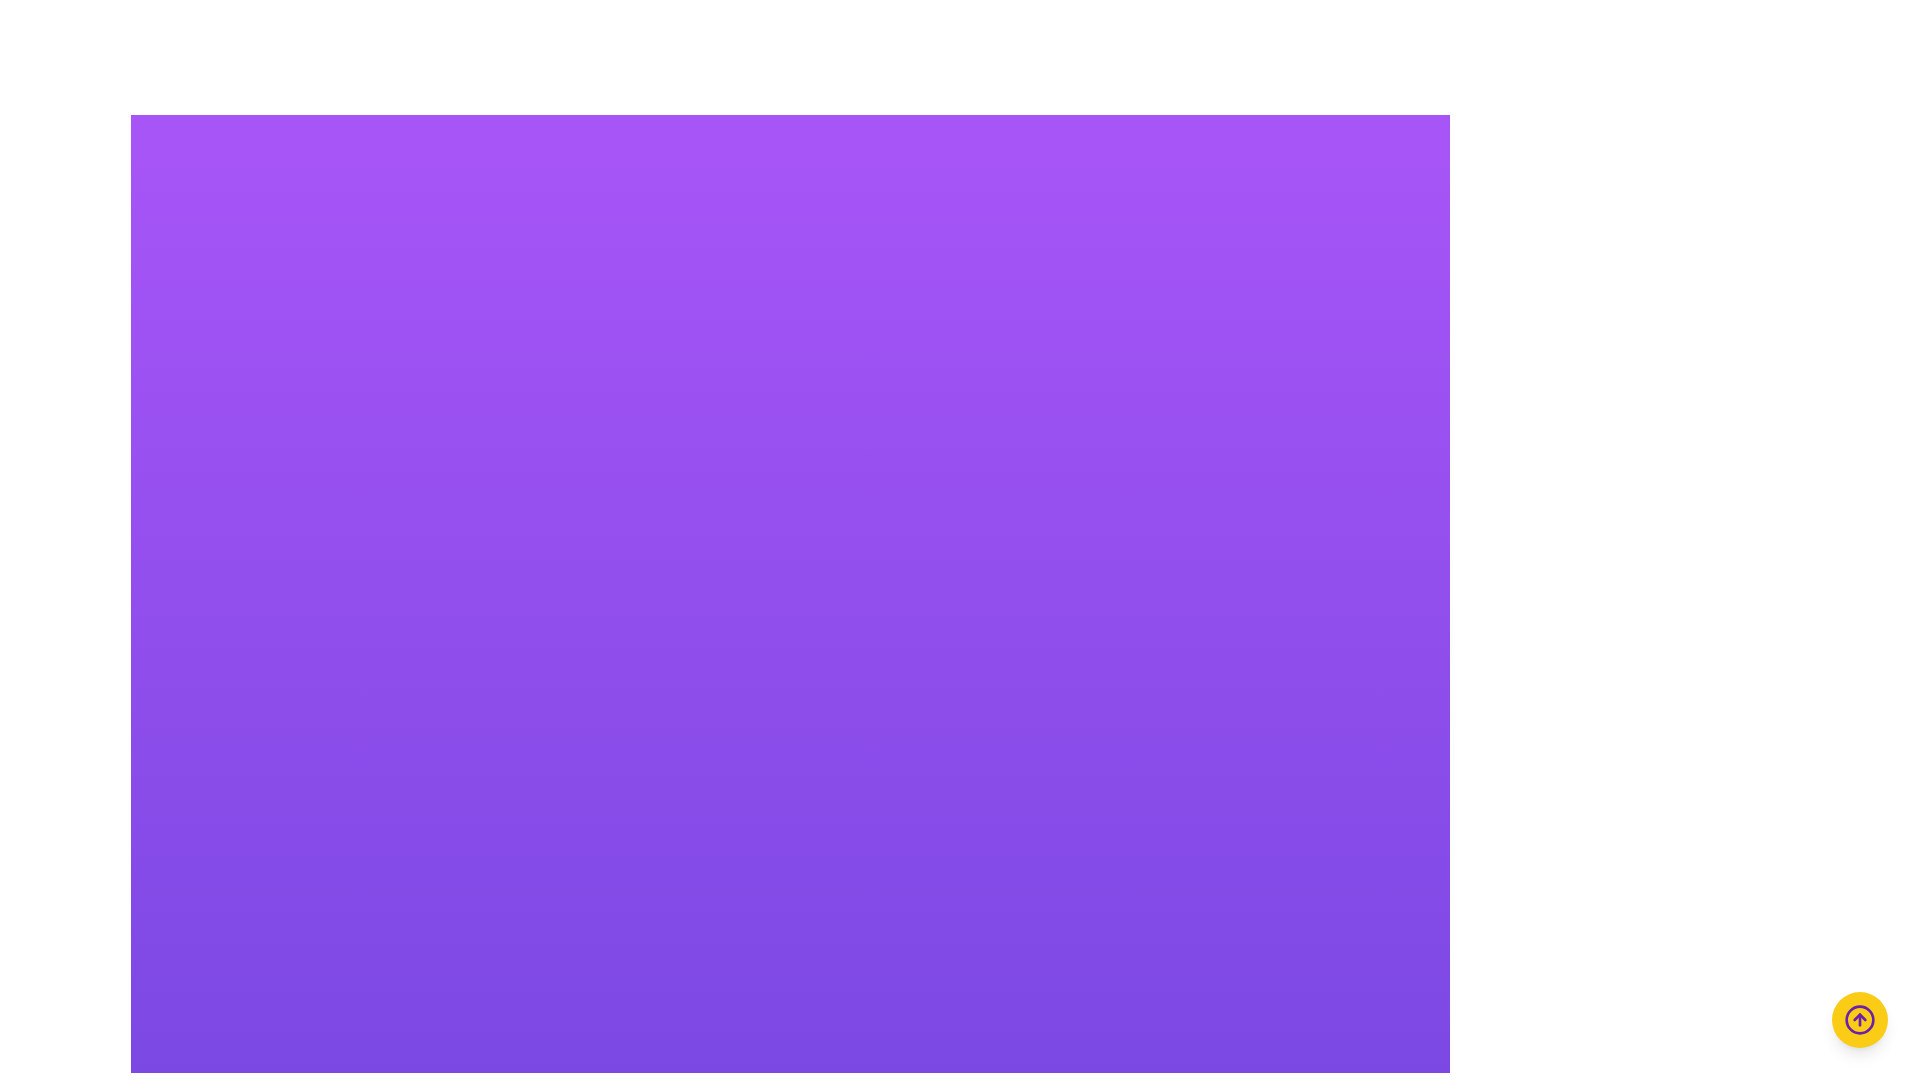  I want to click on the circular yellow button with a purple border and an upward pointing arrow, so click(1859, 1019).